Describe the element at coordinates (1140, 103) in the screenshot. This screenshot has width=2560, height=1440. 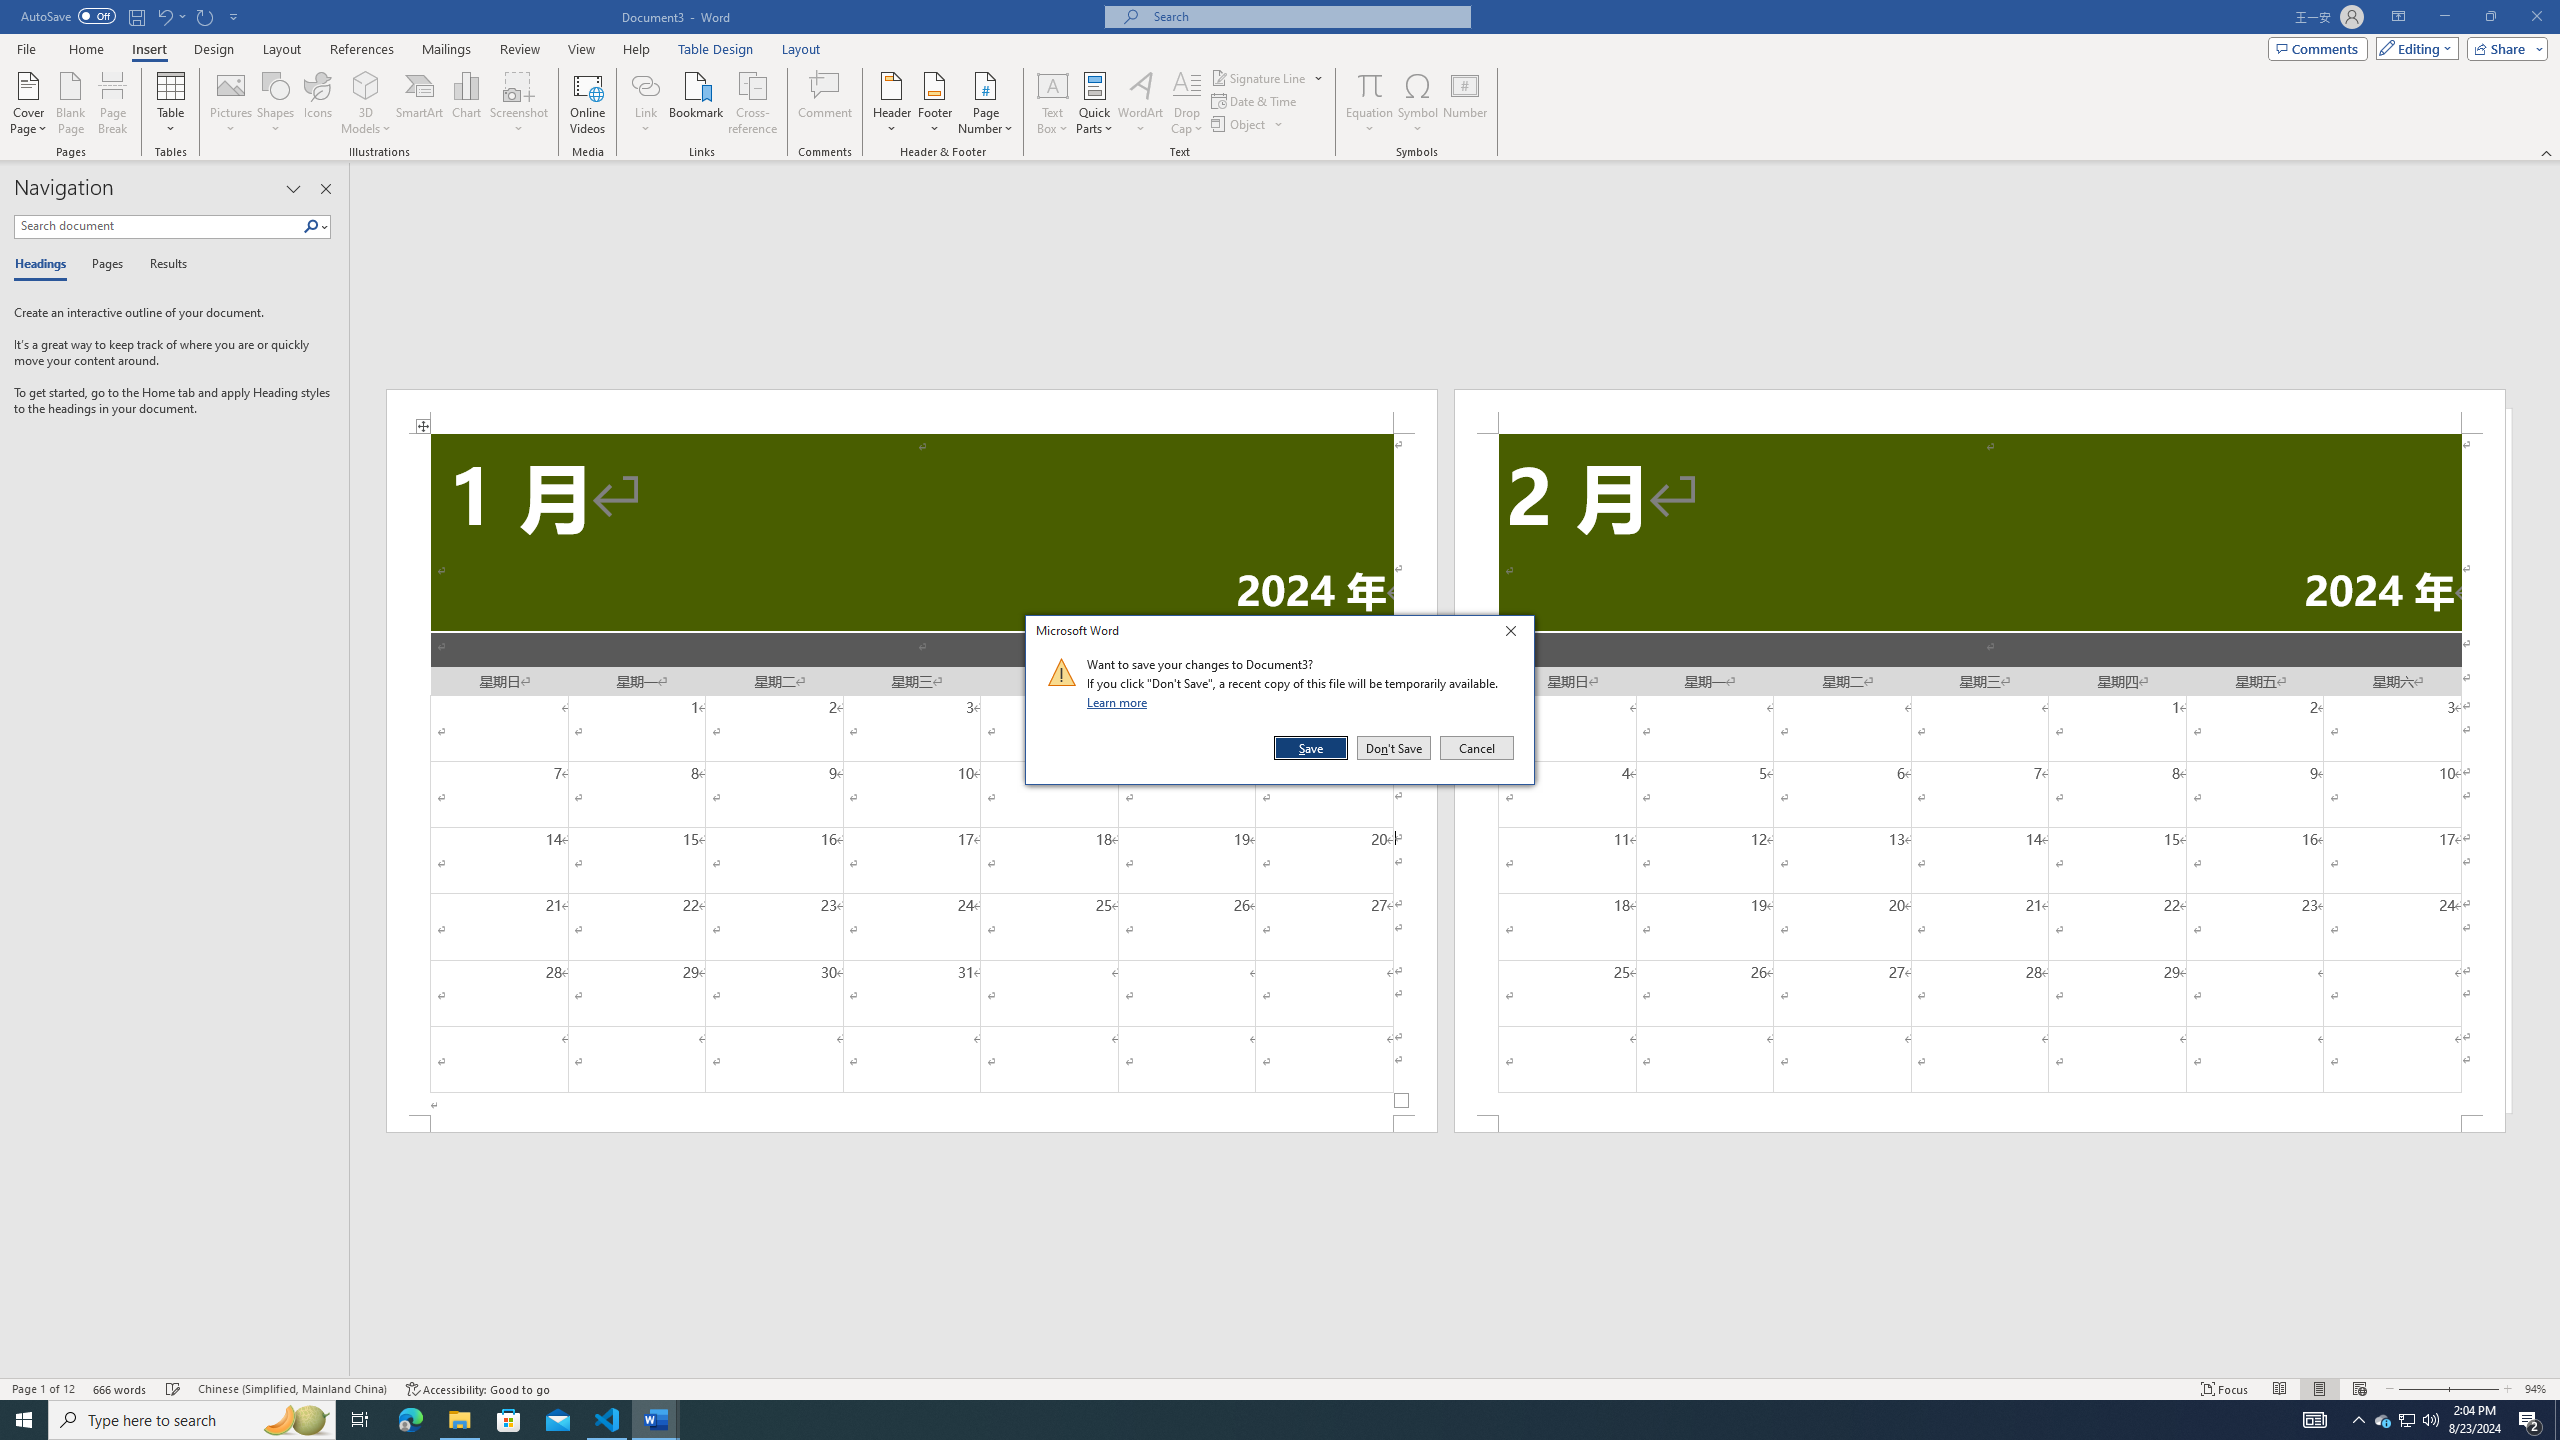
I see `'WordArt'` at that location.